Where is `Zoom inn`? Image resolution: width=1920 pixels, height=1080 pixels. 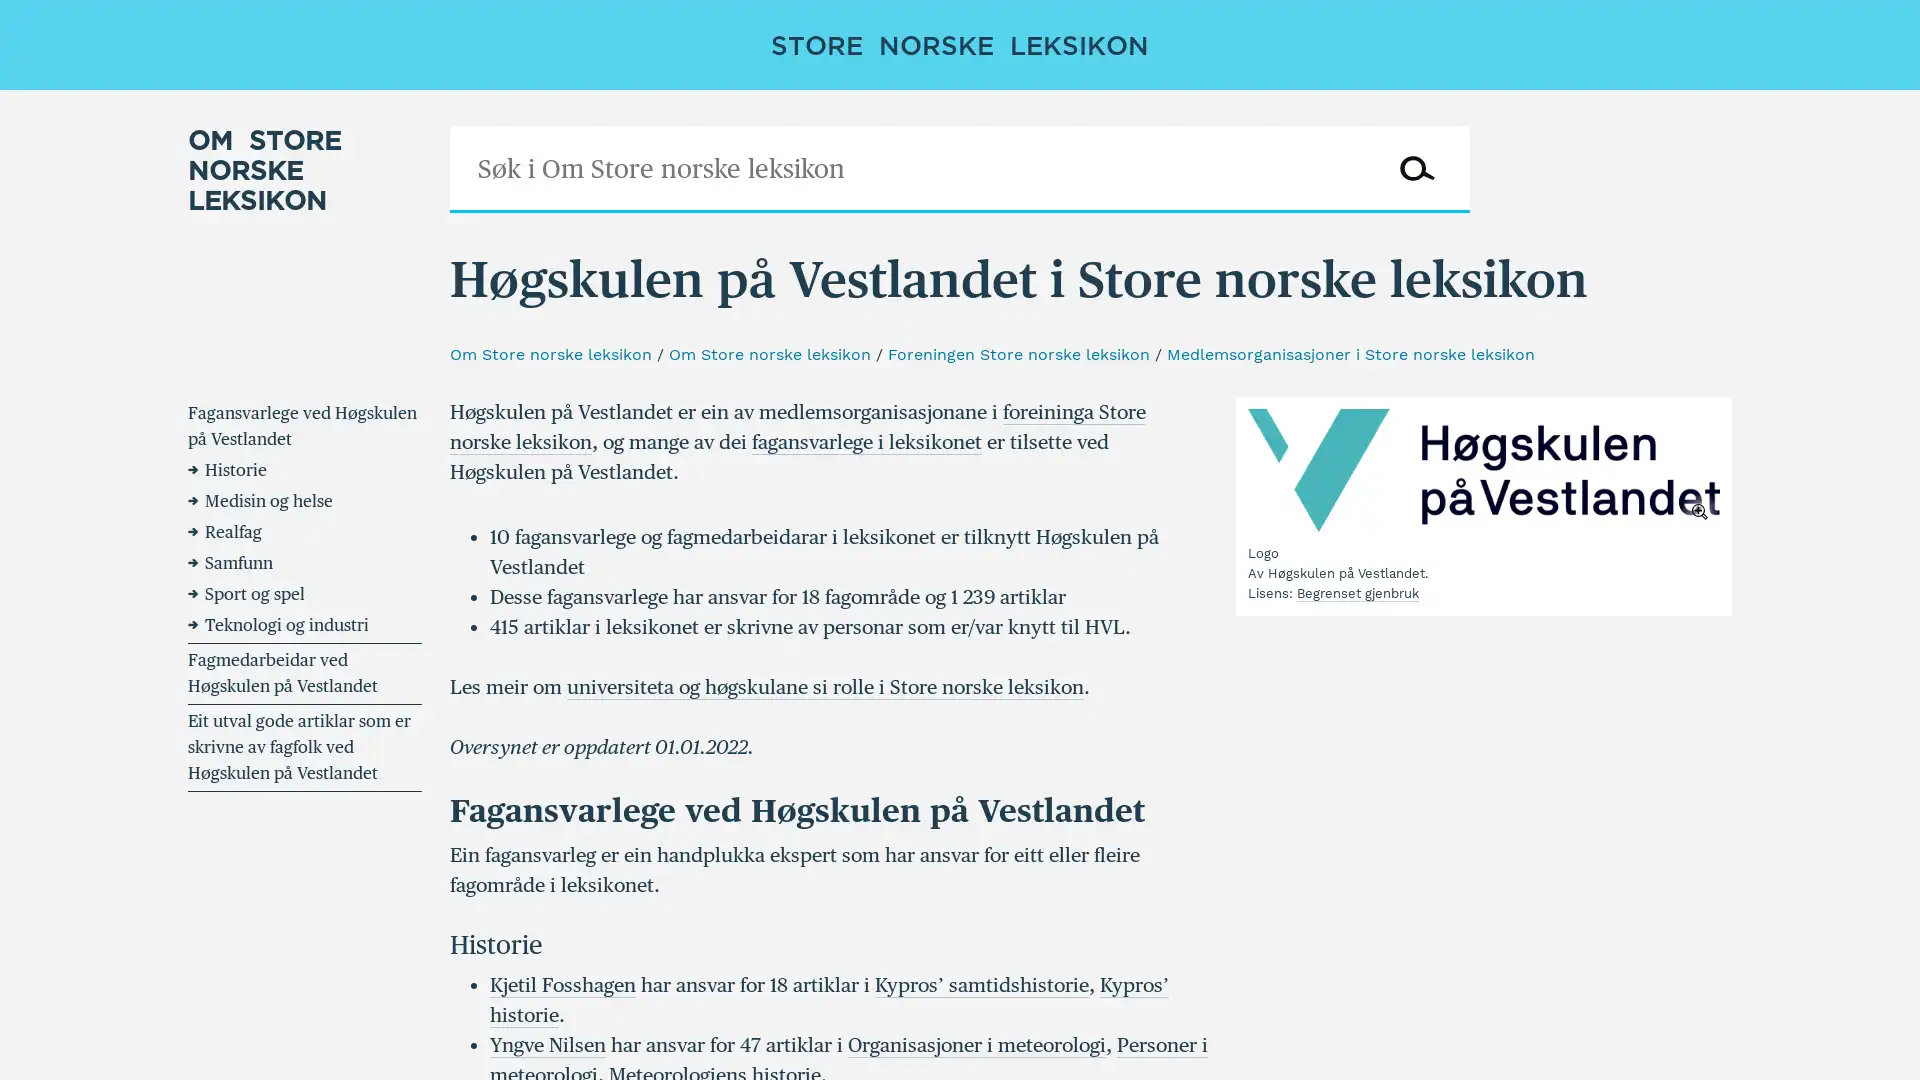 Zoom inn is located at coordinates (1483, 470).